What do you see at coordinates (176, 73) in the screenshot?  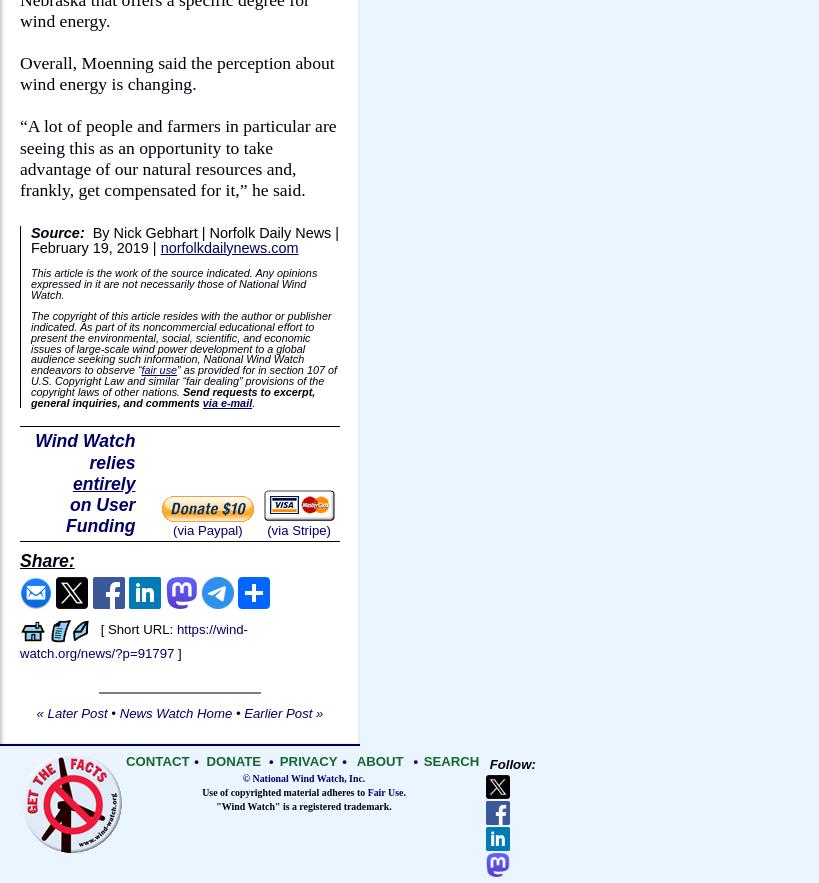 I see `'Overall, Moenning said the perception about wind energy is changing.'` at bounding box center [176, 73].